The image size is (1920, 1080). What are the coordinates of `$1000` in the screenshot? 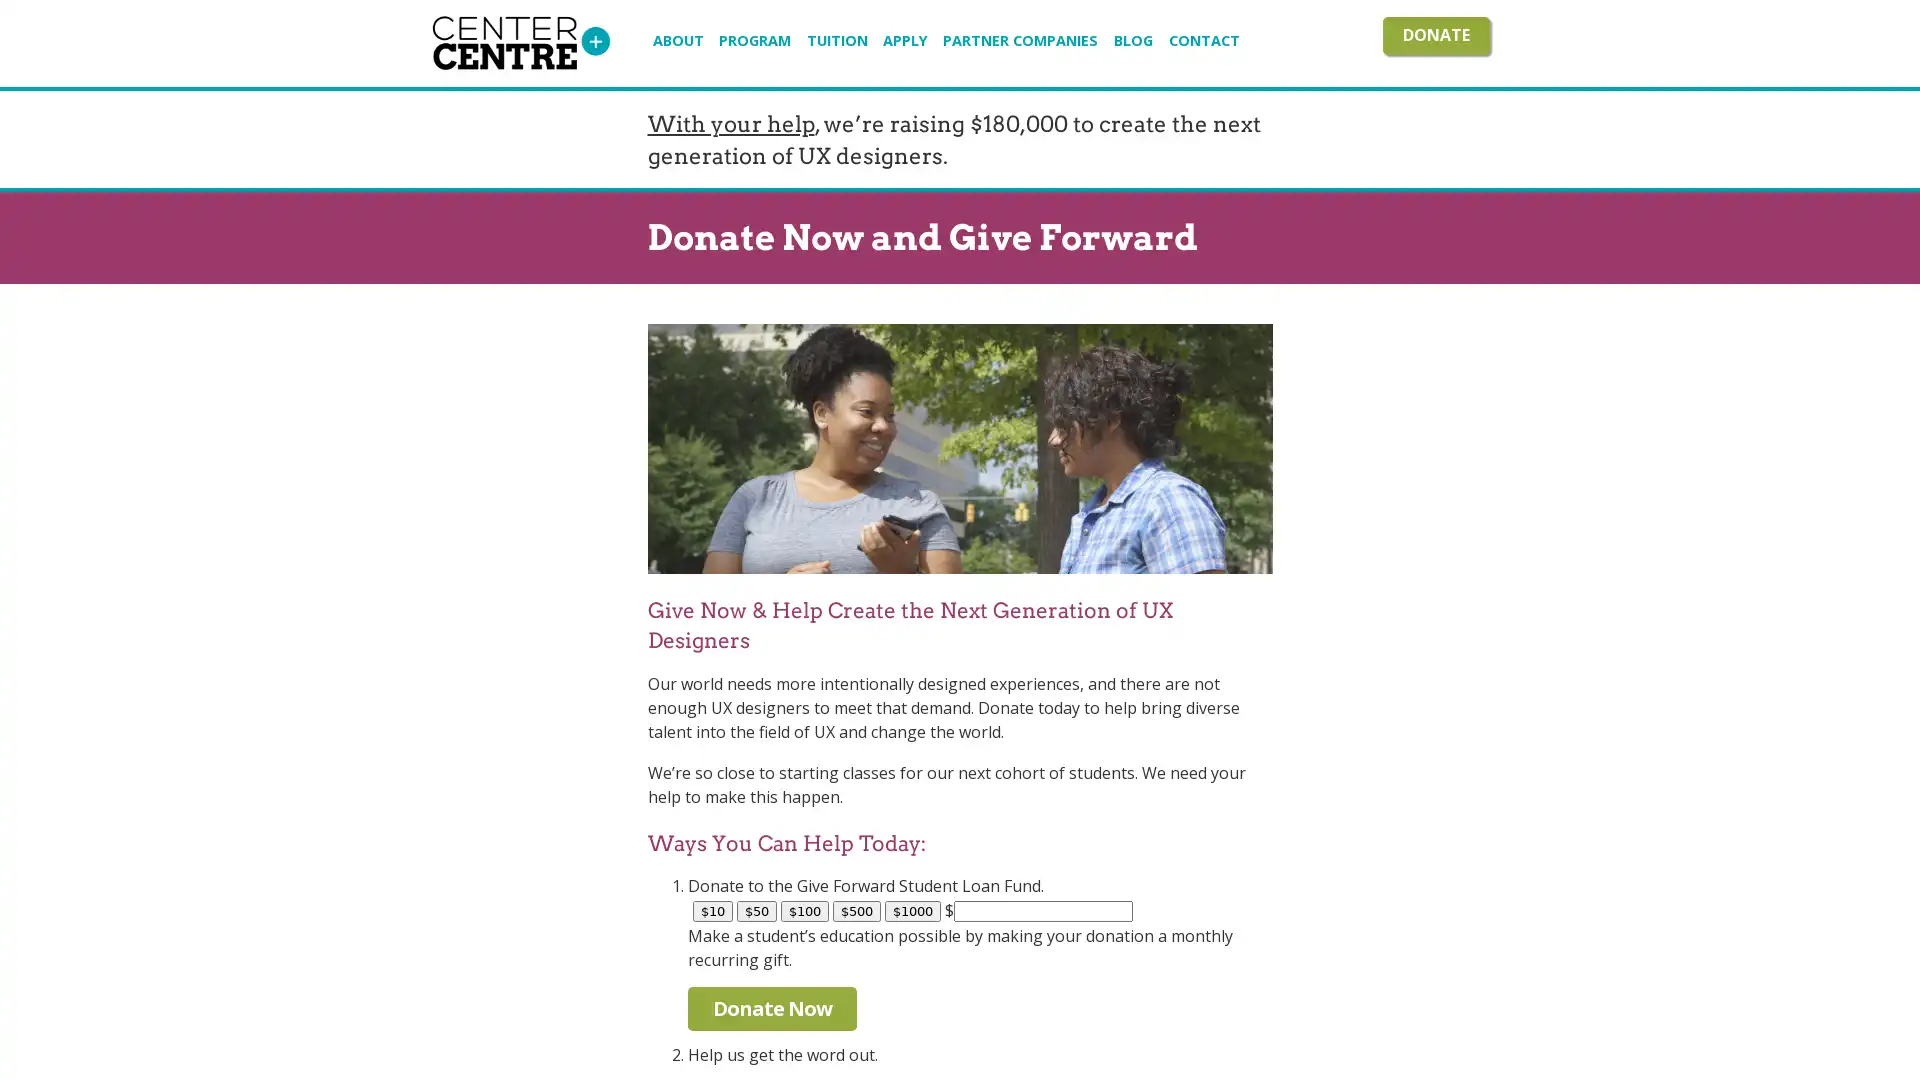 It's located at (911, 910).